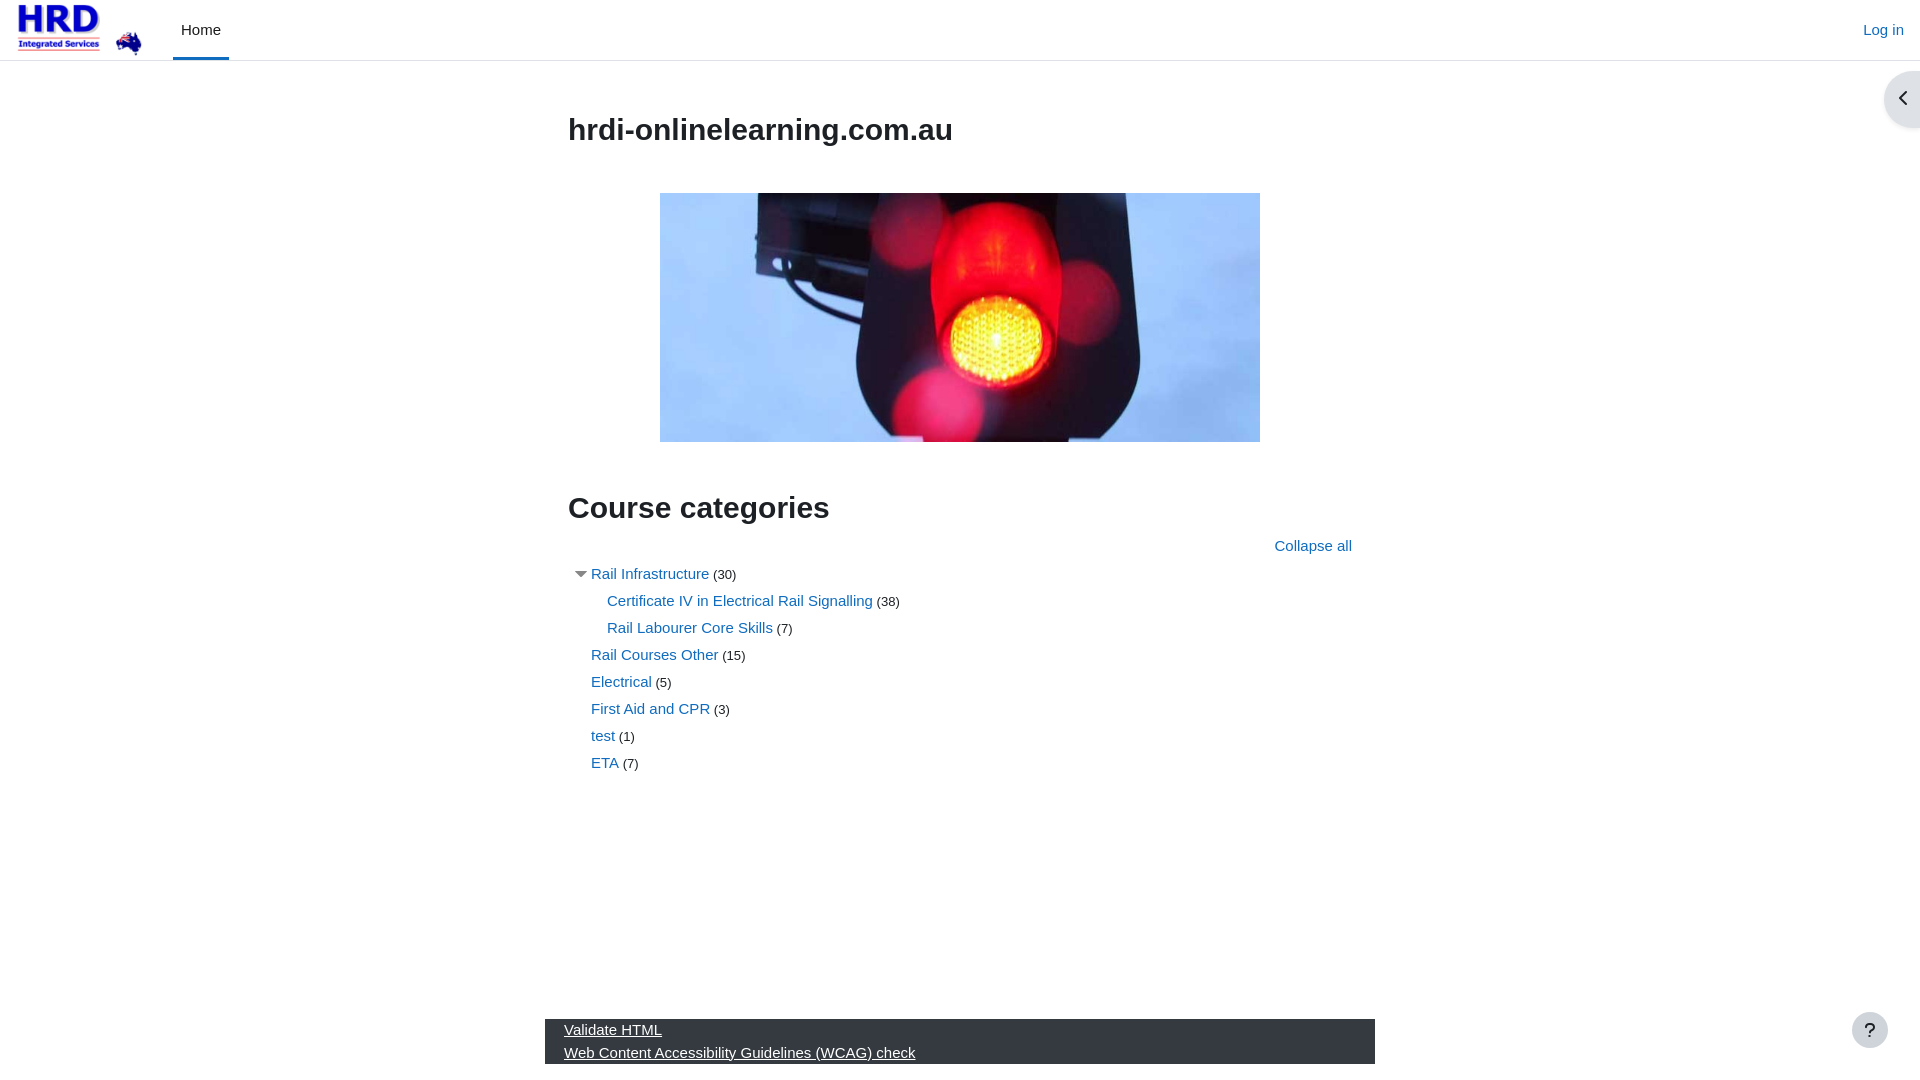  Describe the element at coordinates (1313, 545) in the screenshot. I see `'Collapse all'` at that location.